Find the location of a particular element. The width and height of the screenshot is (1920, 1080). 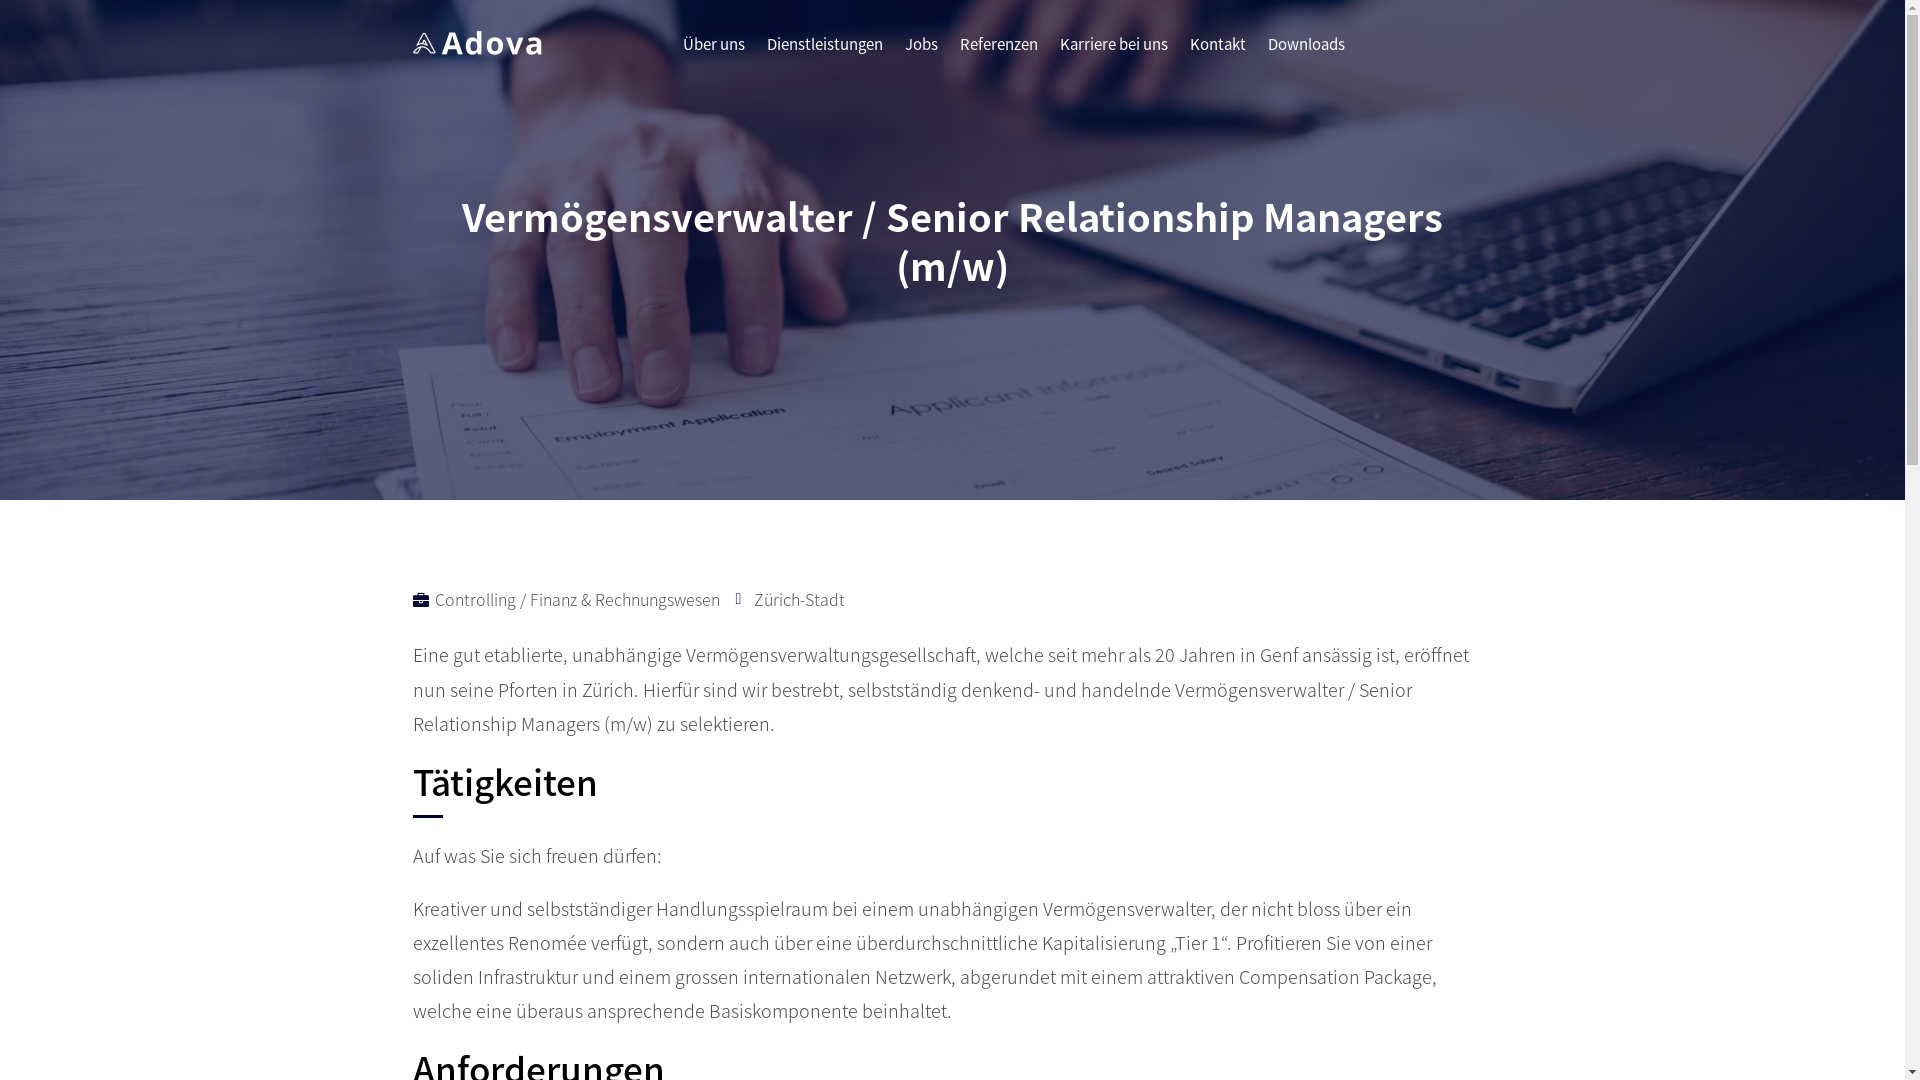

'Downloads' is located at coordinates (1306, 50).